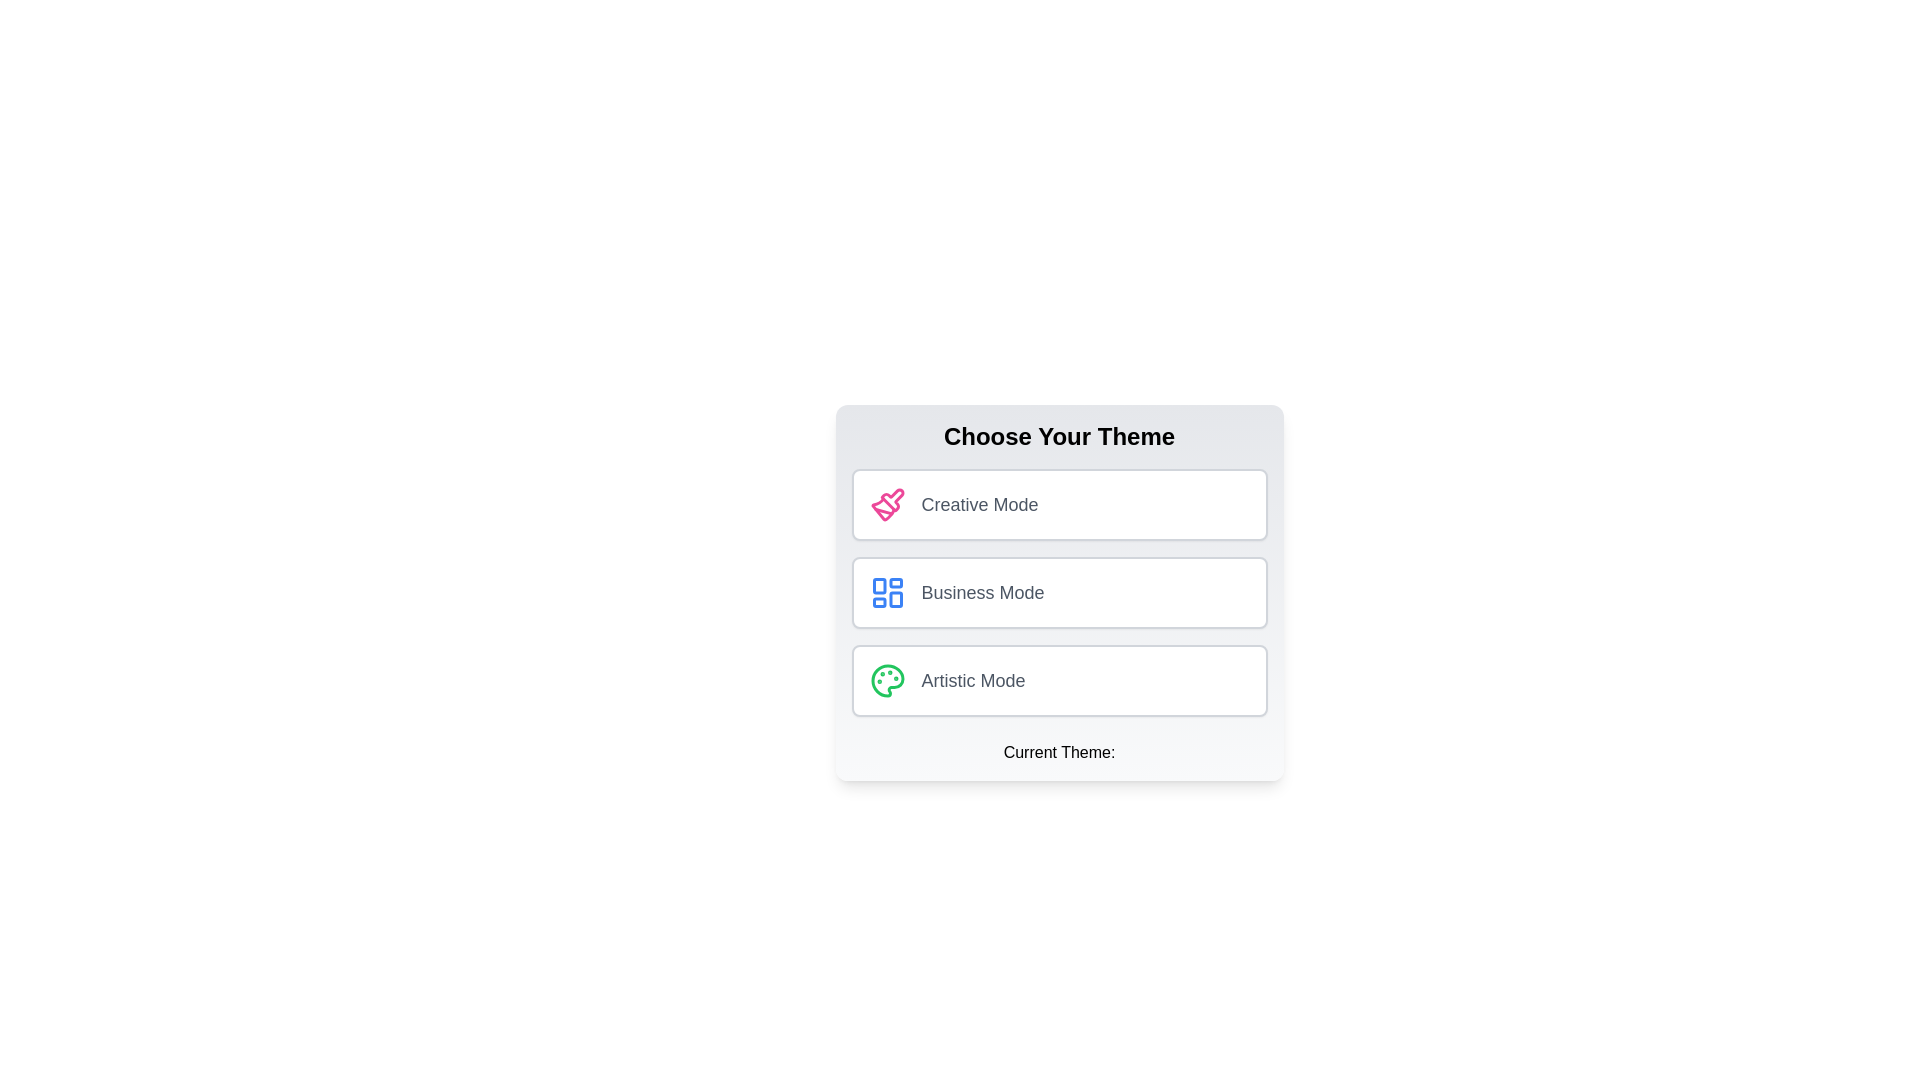  What do you see at coordinates (1058, 680) in the screenshot?
I see `the button corresponding to the selected theme: Artistic Mode` at bounding box center [1058, 680].